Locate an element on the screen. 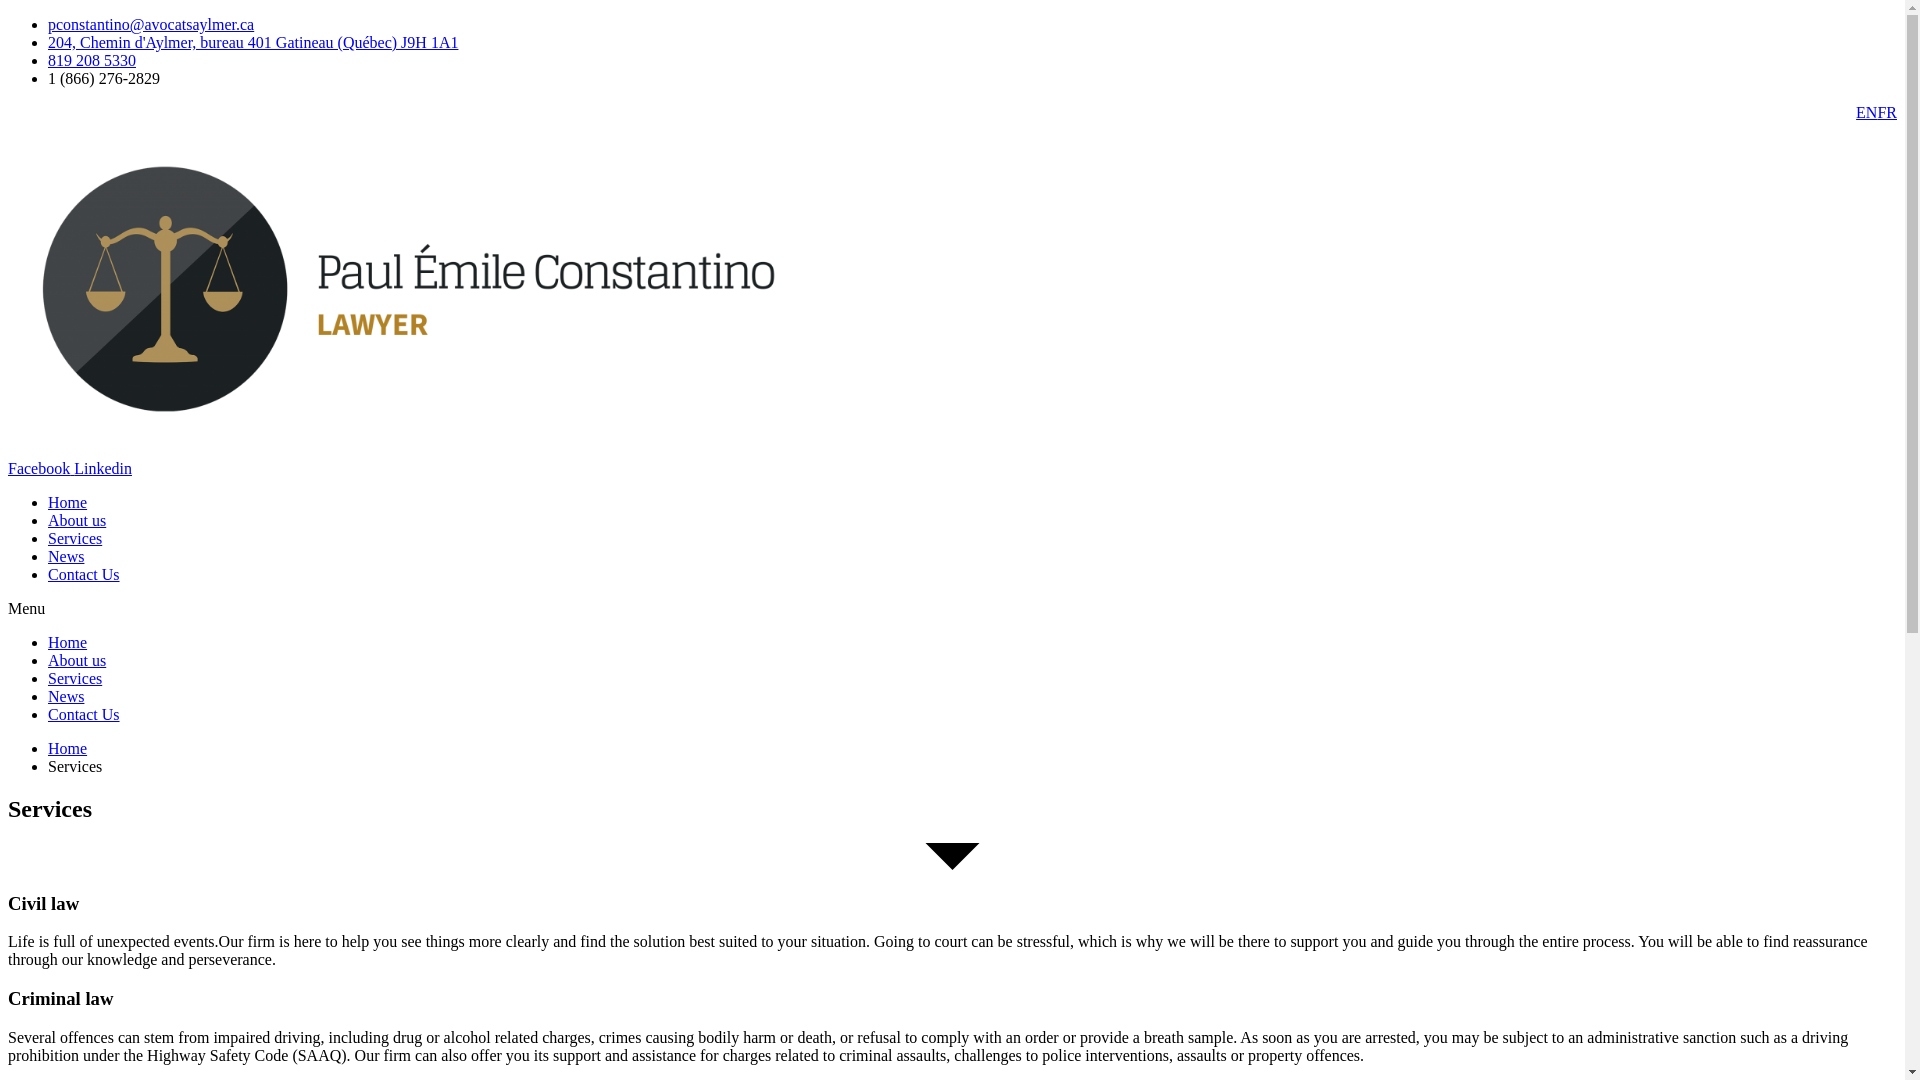 The width and height of the screenshot is (1920, 1080). 'News' is located at coordinates (66, 556).